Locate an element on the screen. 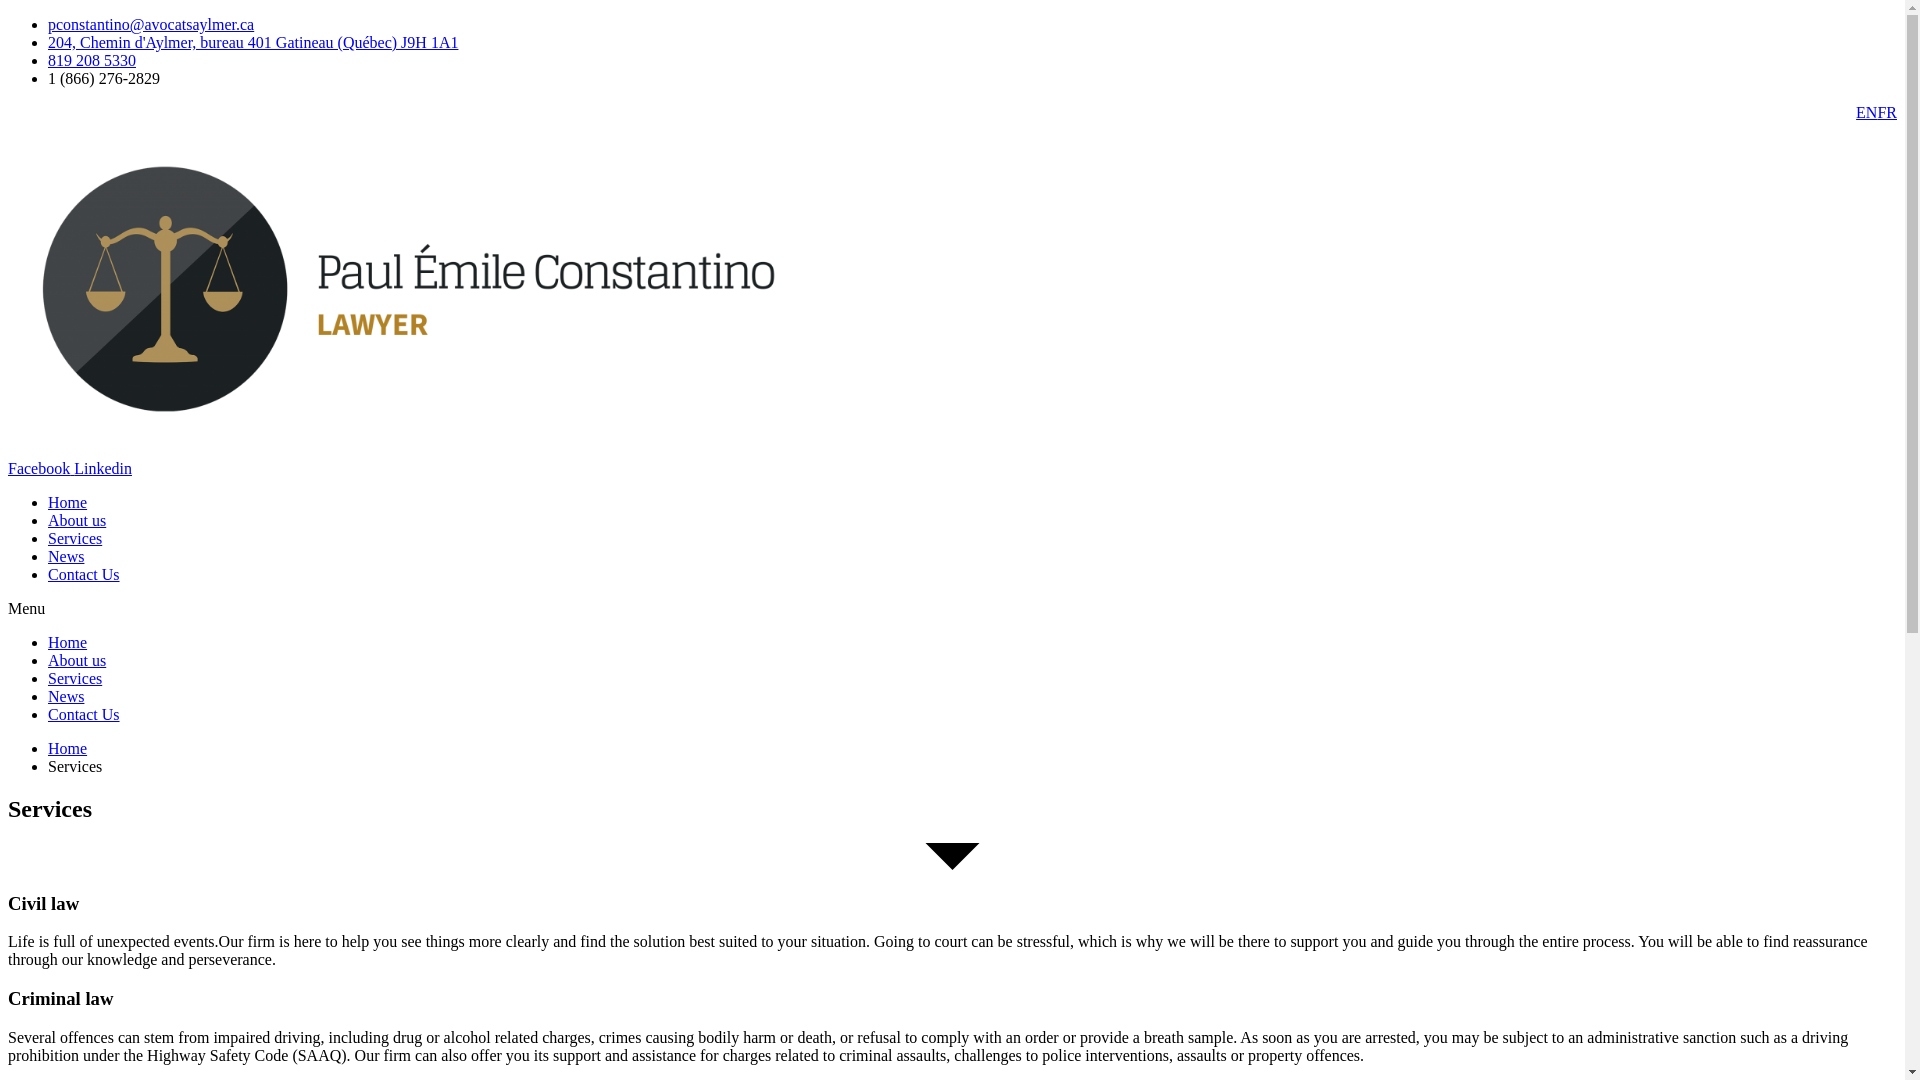 The width and height of the screenshot is (1920, 1080). 'News' is located at coordinates (66, 556).